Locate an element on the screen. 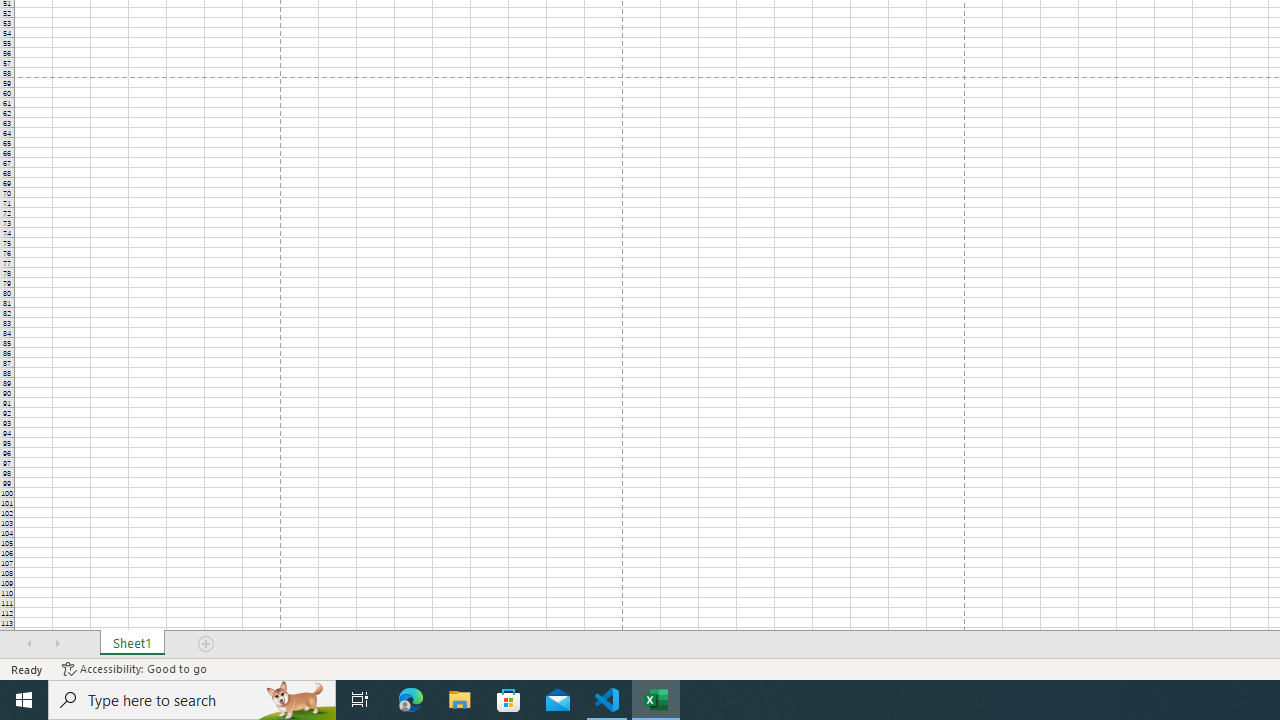 The image size is (1280, 720). 'Accessibility Checker Accessibility: Good to go' is located at coordinates (133, 669).